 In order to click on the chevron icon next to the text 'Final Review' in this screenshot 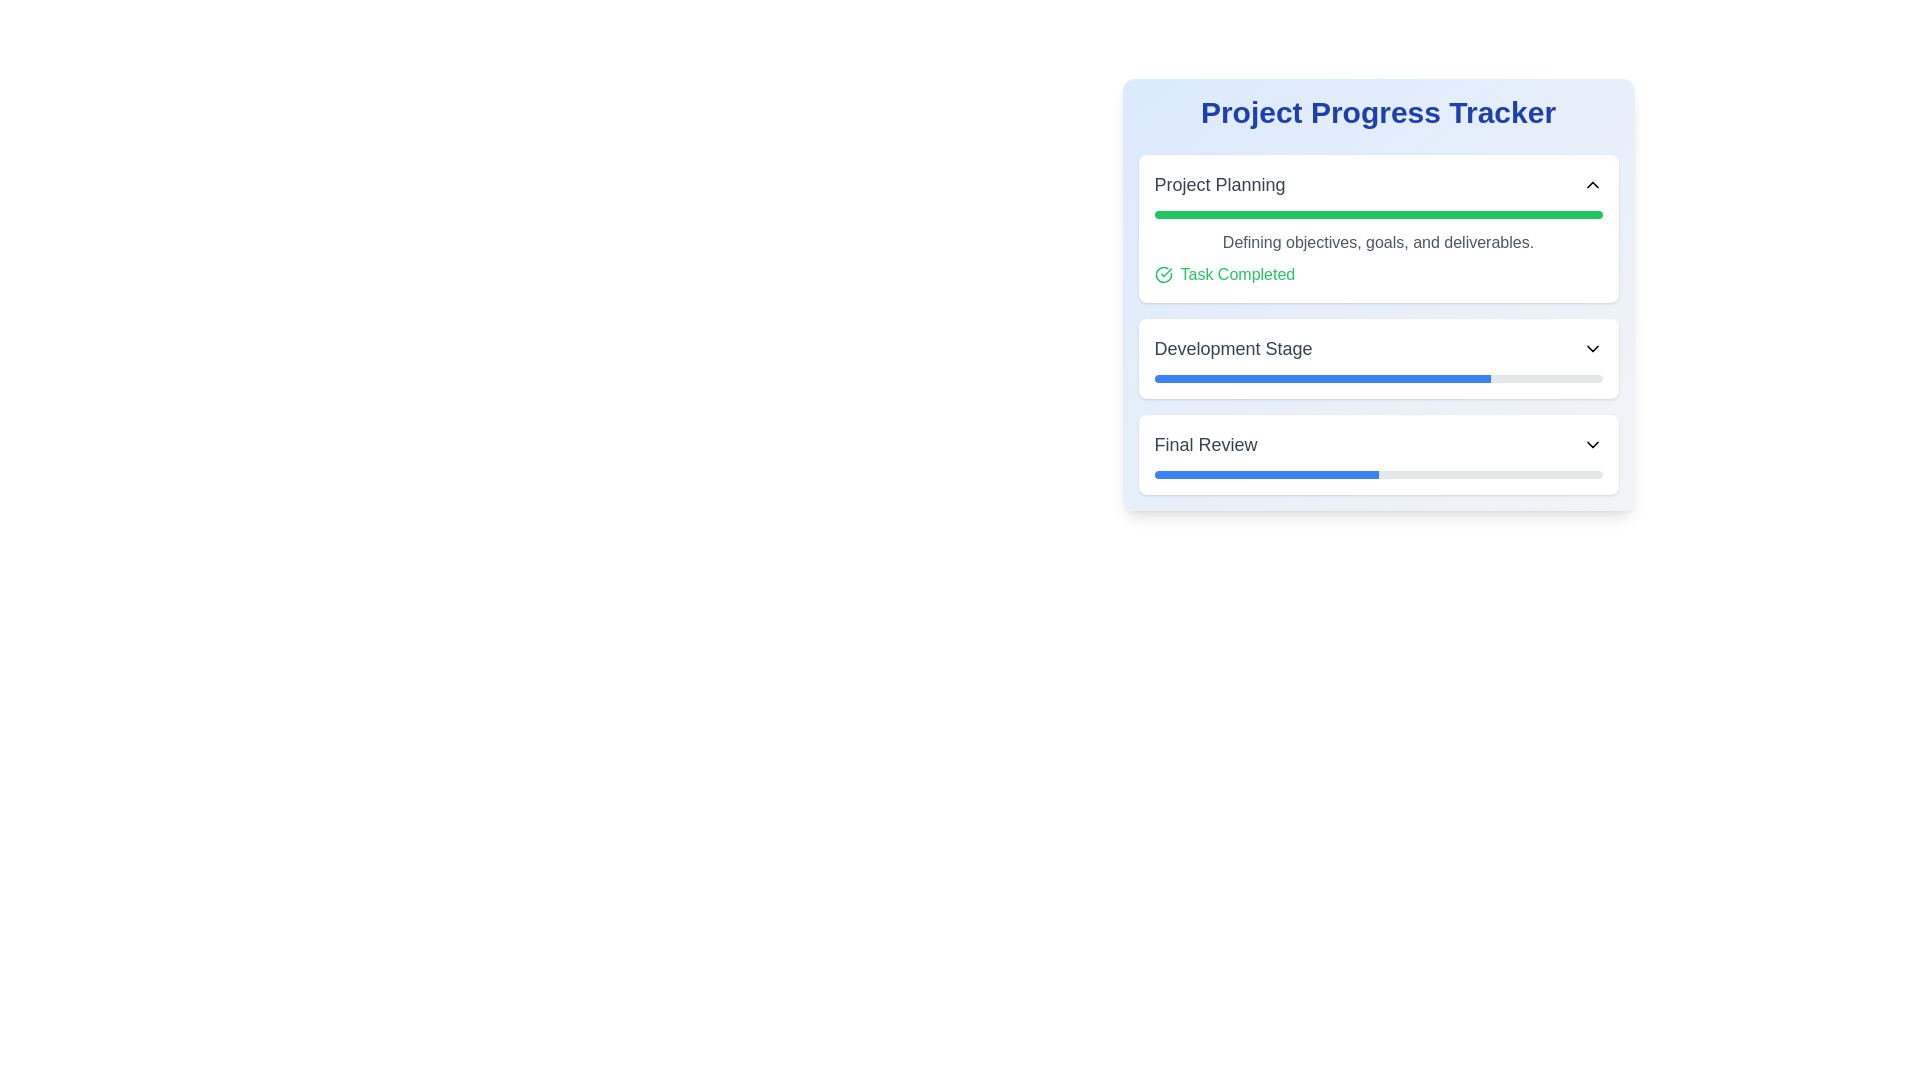, I will do `click(1591, 443)`.